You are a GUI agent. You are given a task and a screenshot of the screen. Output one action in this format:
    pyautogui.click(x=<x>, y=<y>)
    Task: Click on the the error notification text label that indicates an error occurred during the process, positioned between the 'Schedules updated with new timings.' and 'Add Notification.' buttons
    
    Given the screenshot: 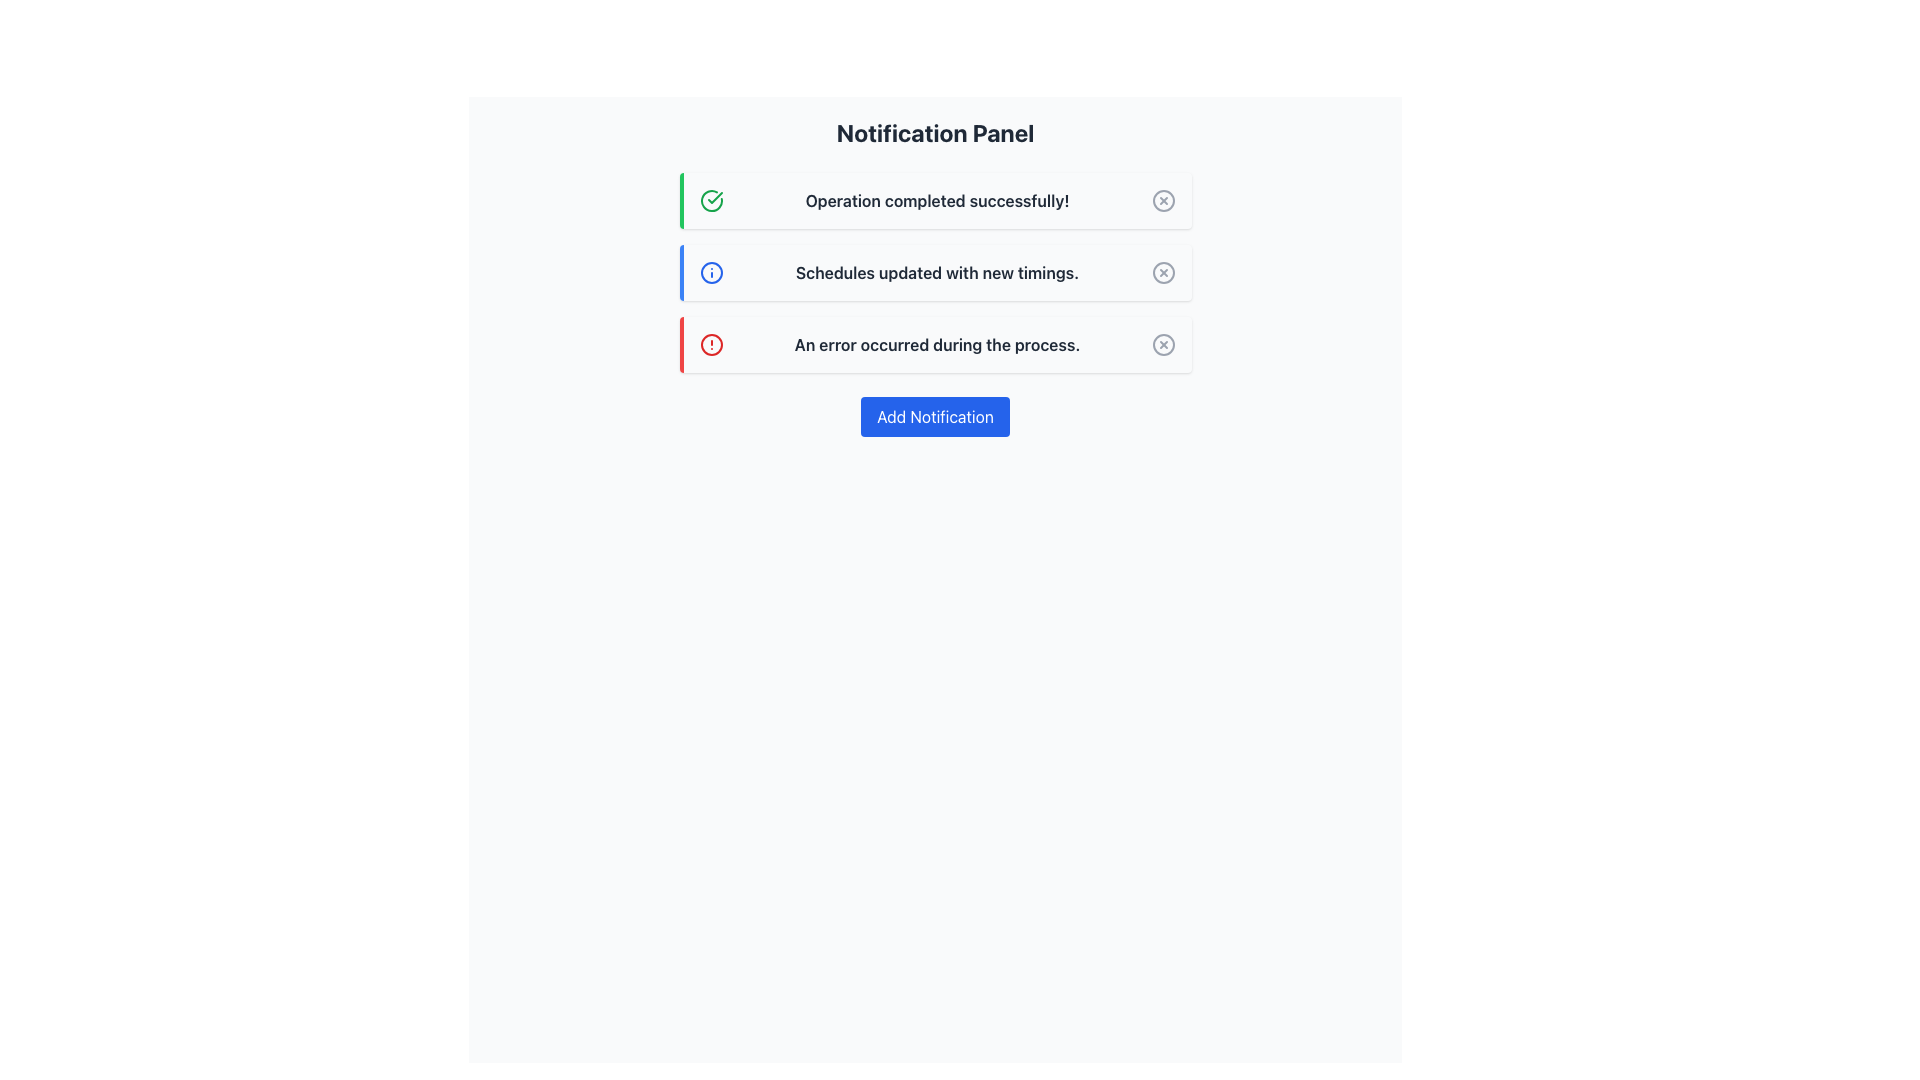 What is the action you would take?
    pyautogui.click(x=936, y=343)
    